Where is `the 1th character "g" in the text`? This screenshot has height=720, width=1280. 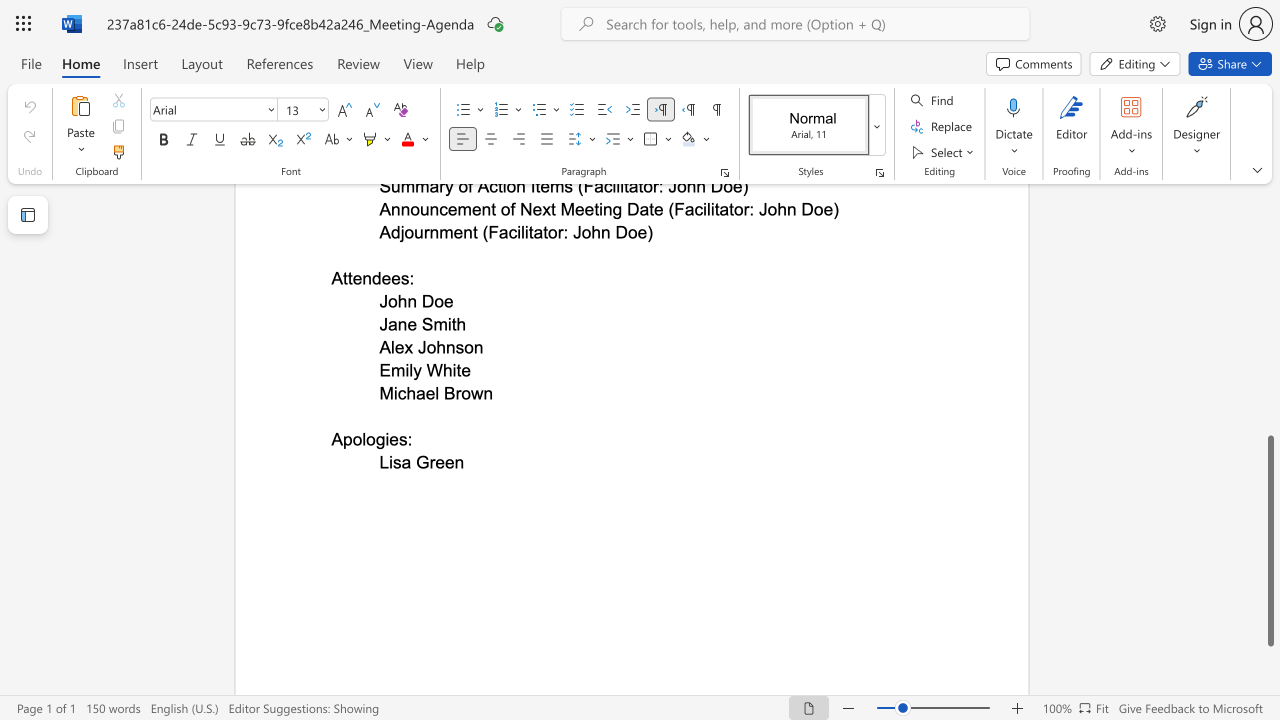 the 1th character "g" in the text is located at coordinates (380, 438).